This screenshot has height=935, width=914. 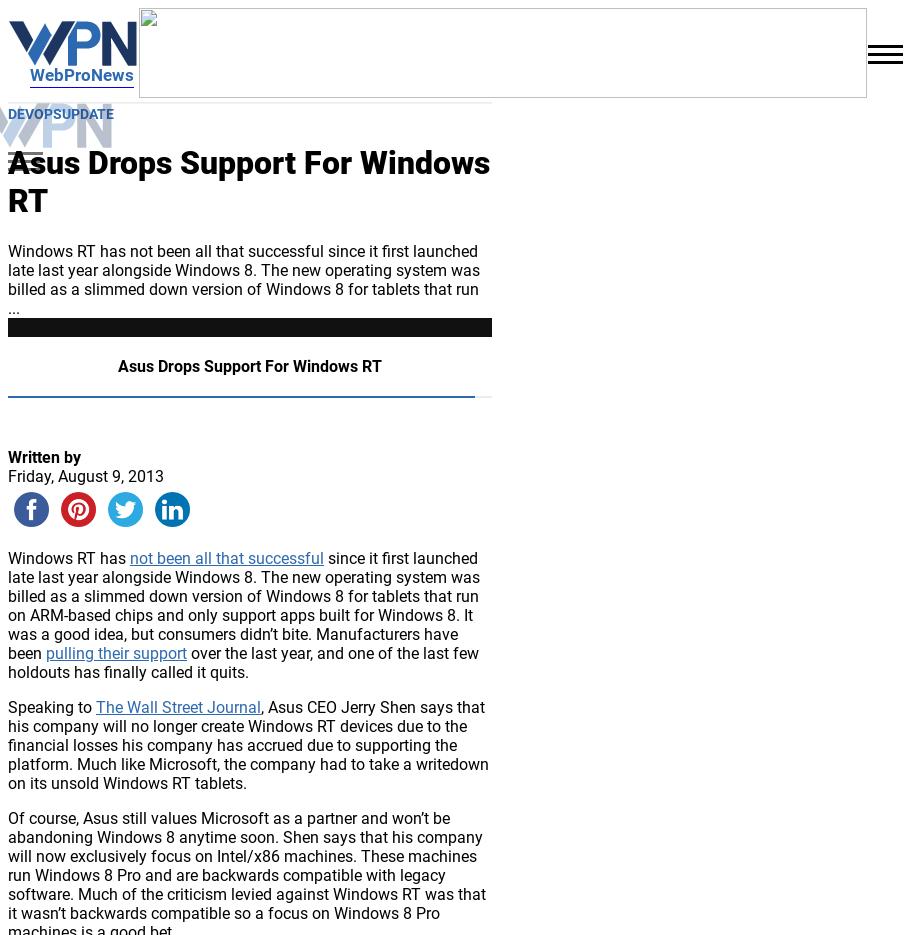 I want to click on 'WebProNews', so click(x=80, y=73).